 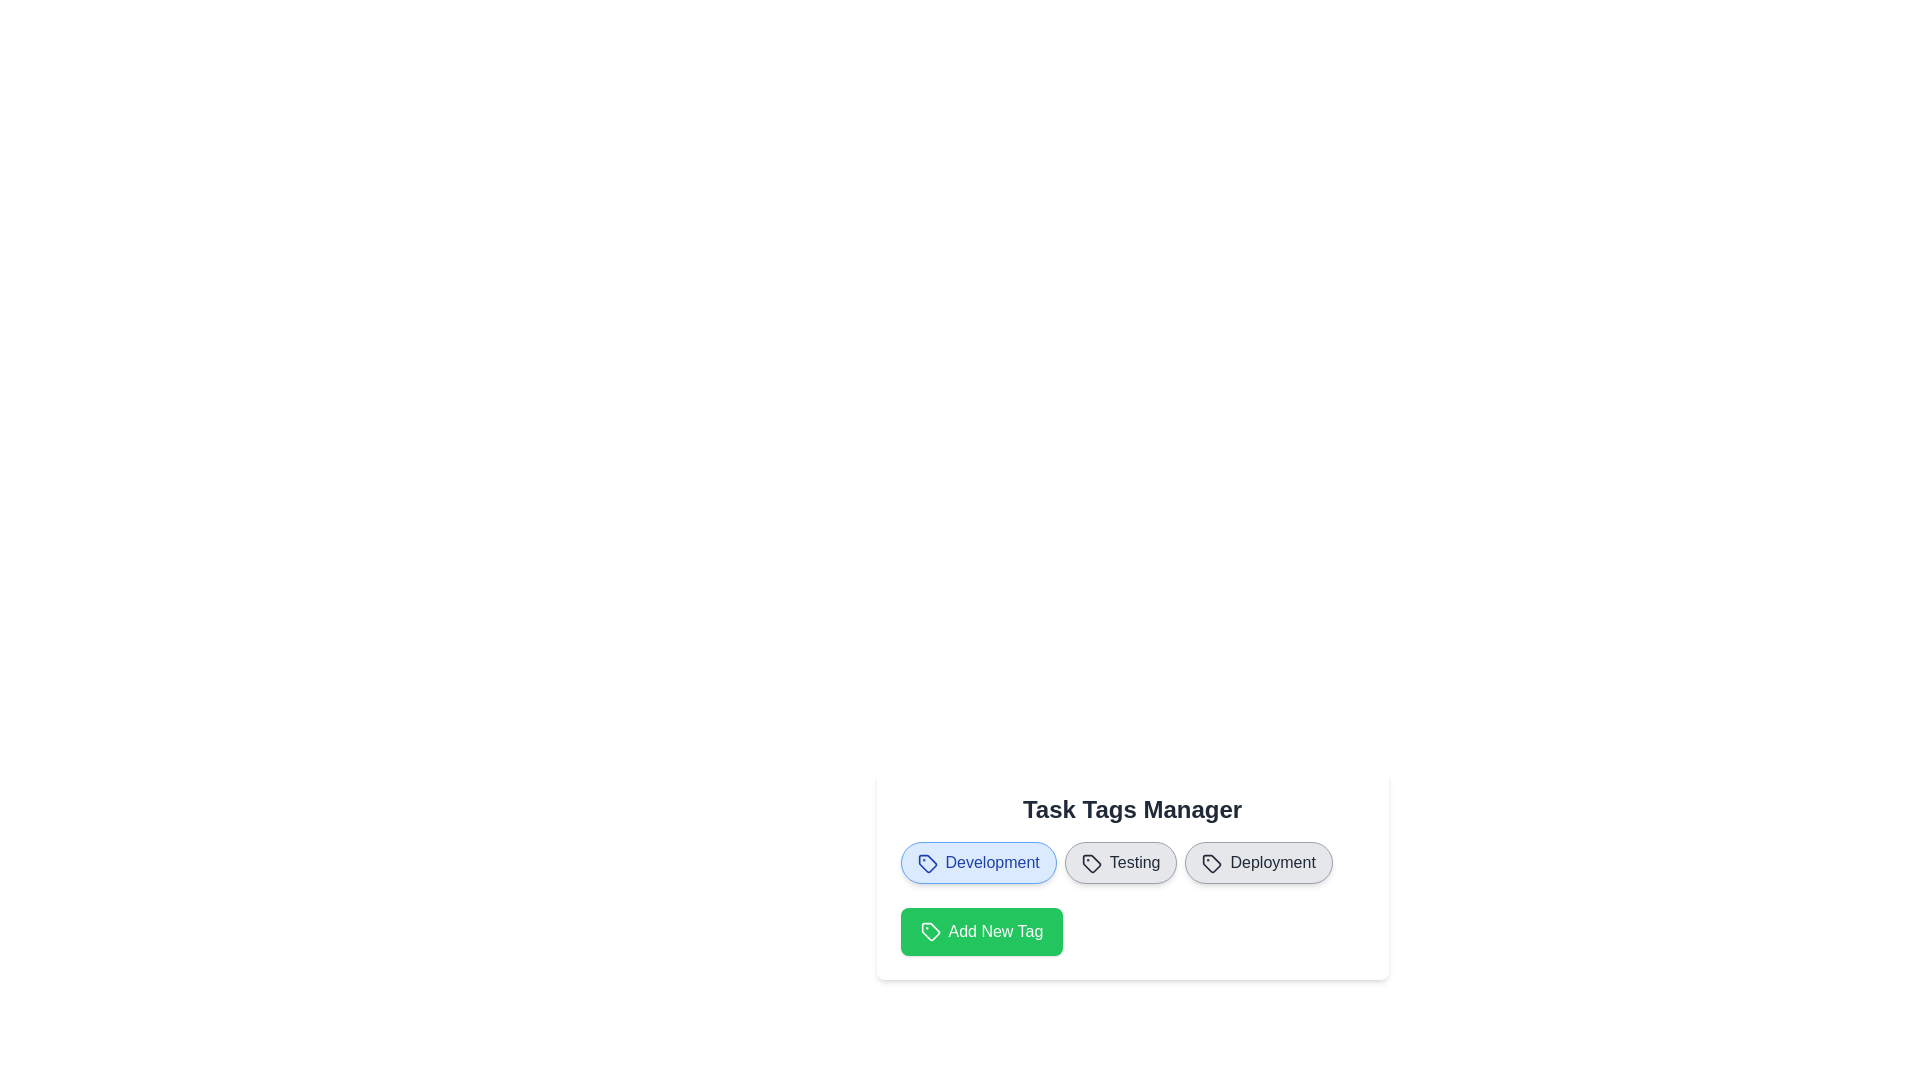 What do you see at coordinates (1090, 862) in the screenshot?
I see `the graphical tag icon outlined in black with a diagonal line, positioned within the 'Testing' section of the 'Task Tags Manager', to interact with it` at bounding box center [1090, 862].